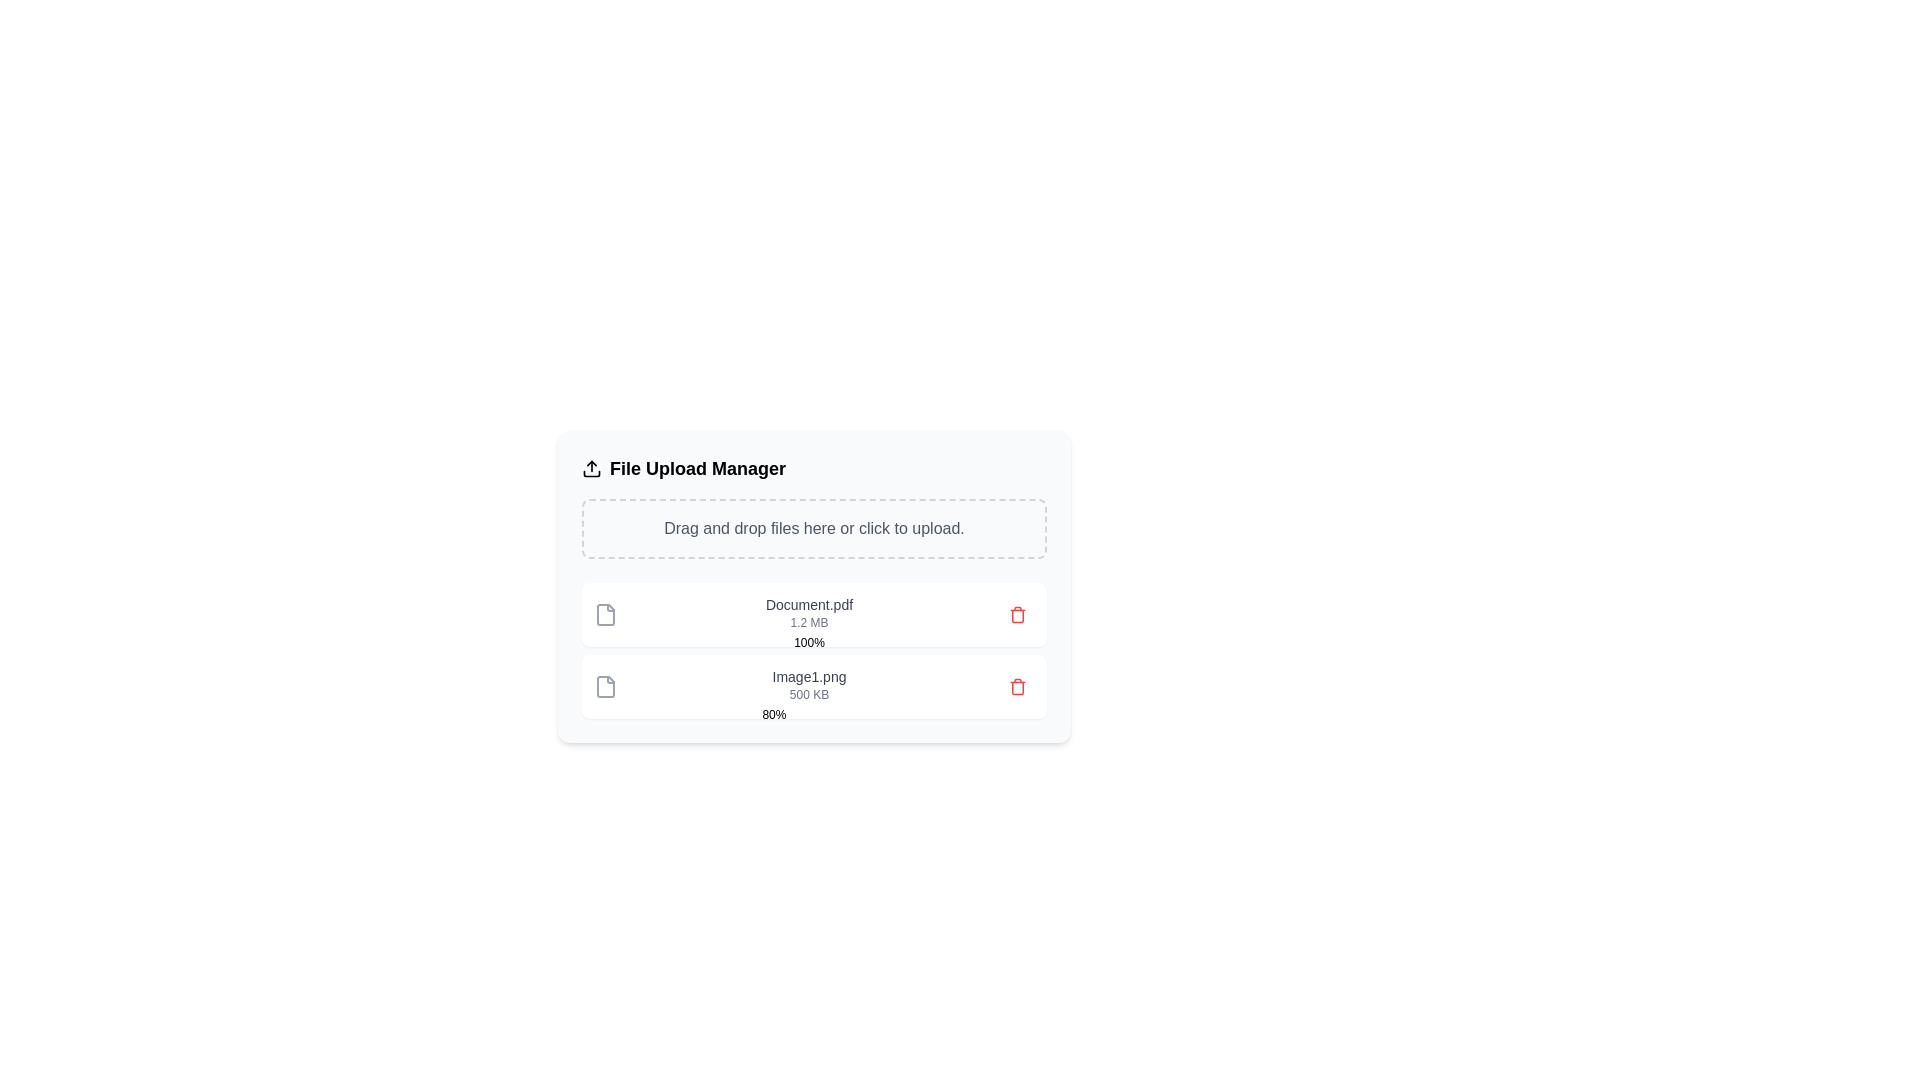 This screenshot has width=1920, height=1080. What do you see at coordinates (809, 685) in the screenshot?
I see `the file entry displaying 'Image1.png'` at bounding box center [809, 685].